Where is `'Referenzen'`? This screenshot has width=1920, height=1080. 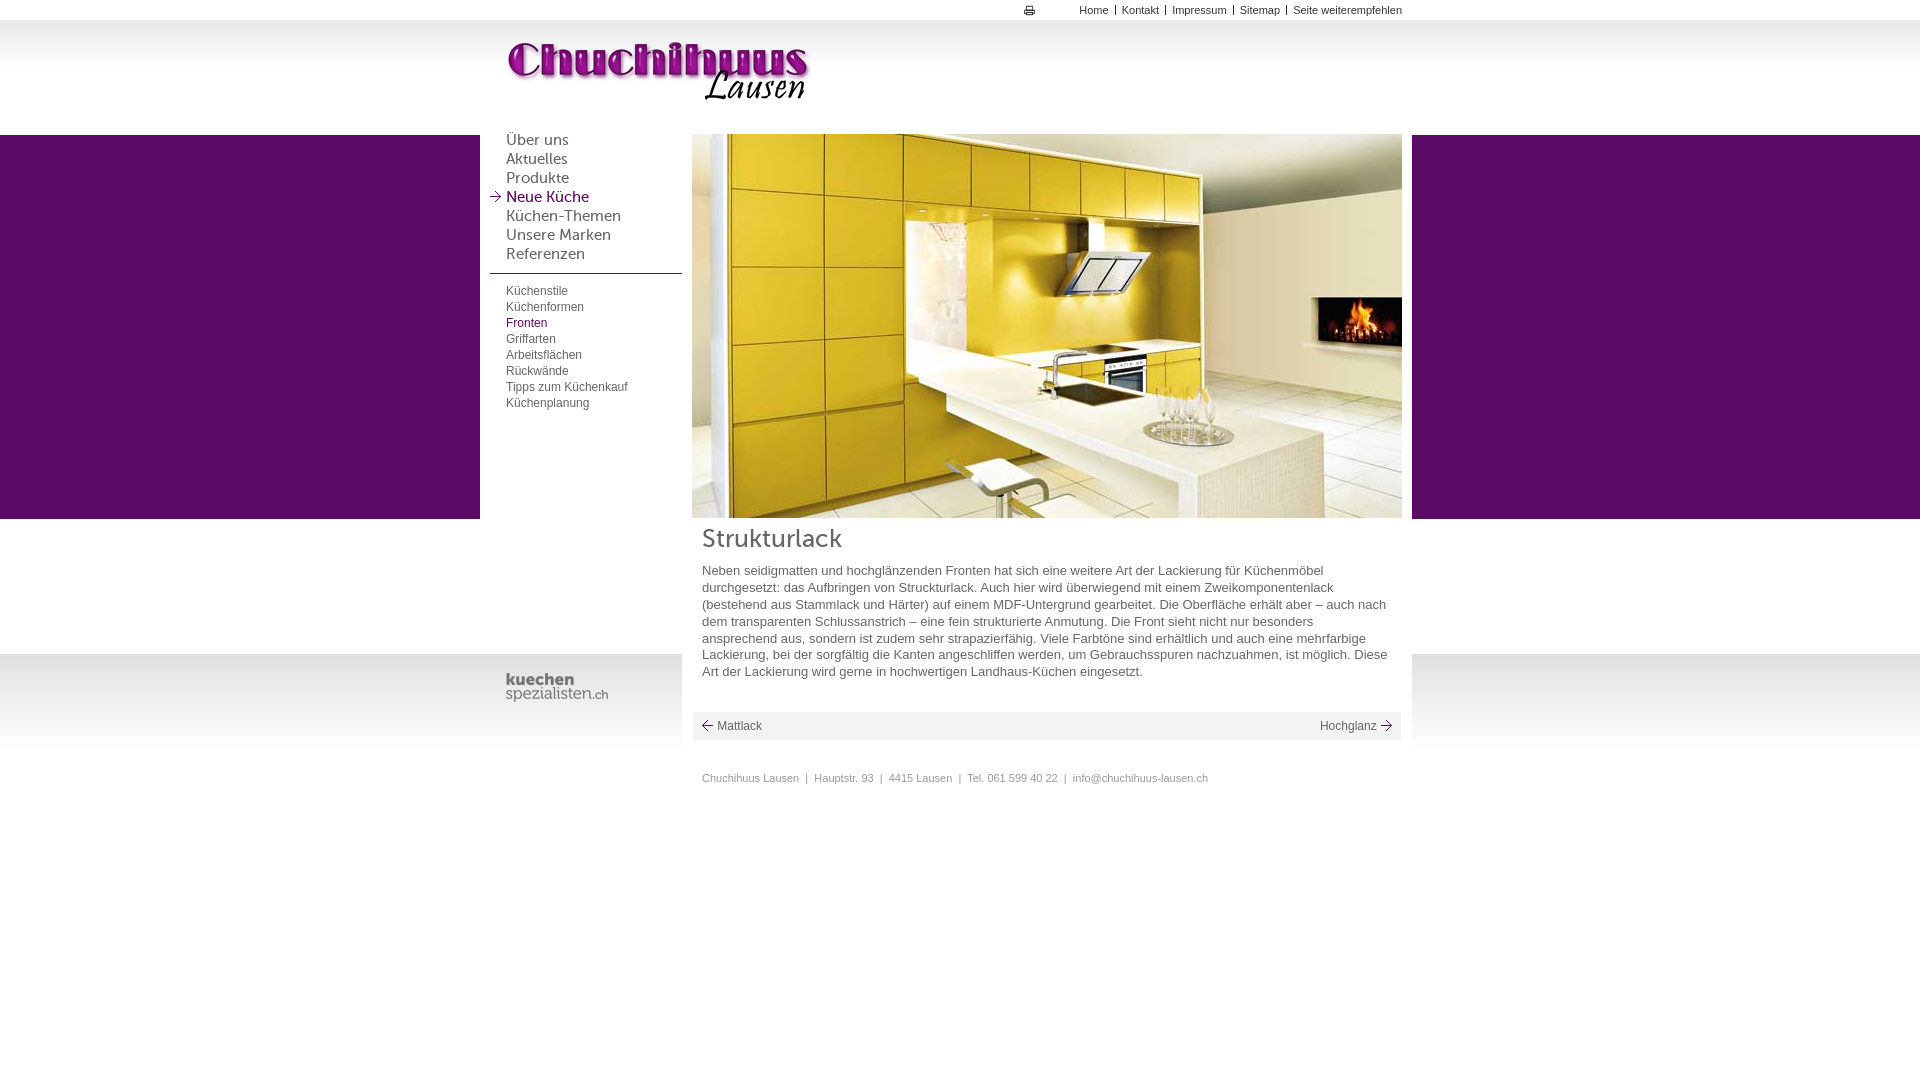
'Referenzen' is located at coordinates (545, 254).